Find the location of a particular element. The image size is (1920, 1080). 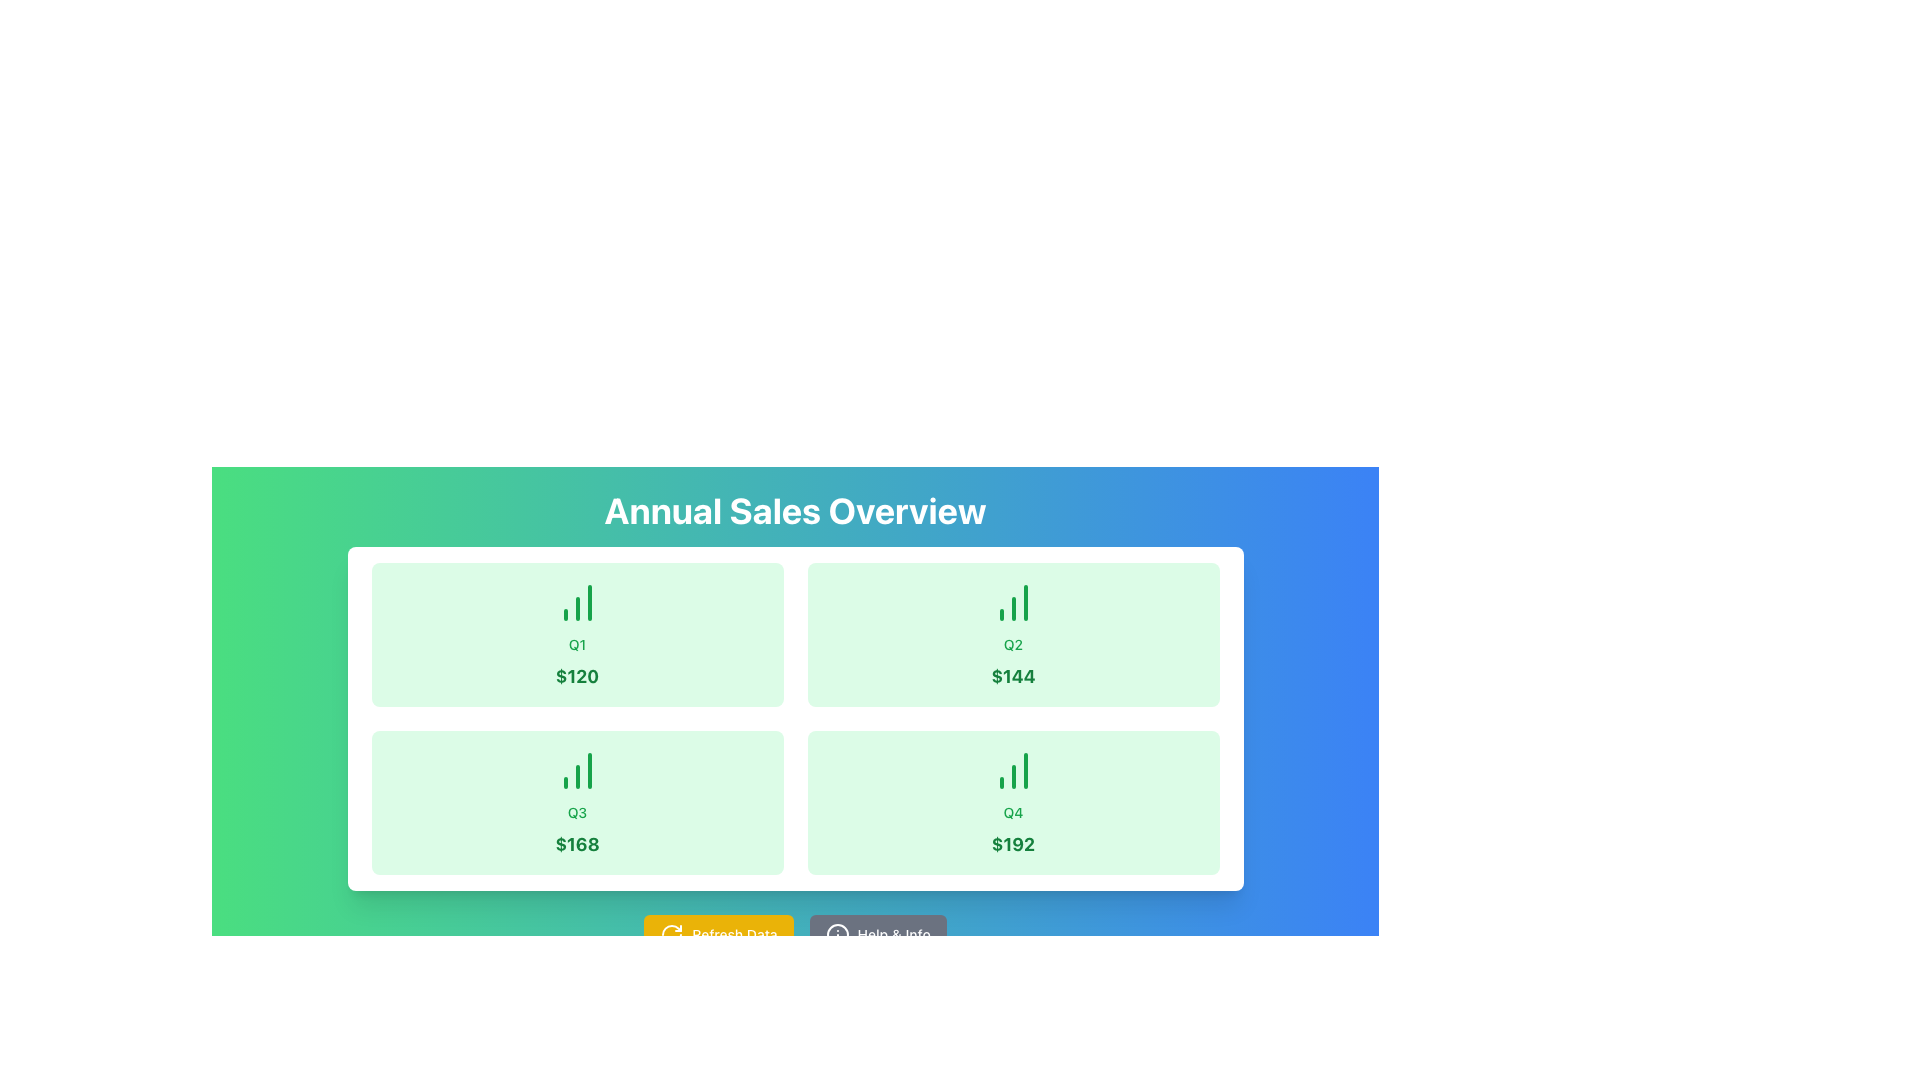

the bold green text label displaying the value '$192' located at the bottom-right quadrant of the primary group of cards is located at coordinates (1013, 844).